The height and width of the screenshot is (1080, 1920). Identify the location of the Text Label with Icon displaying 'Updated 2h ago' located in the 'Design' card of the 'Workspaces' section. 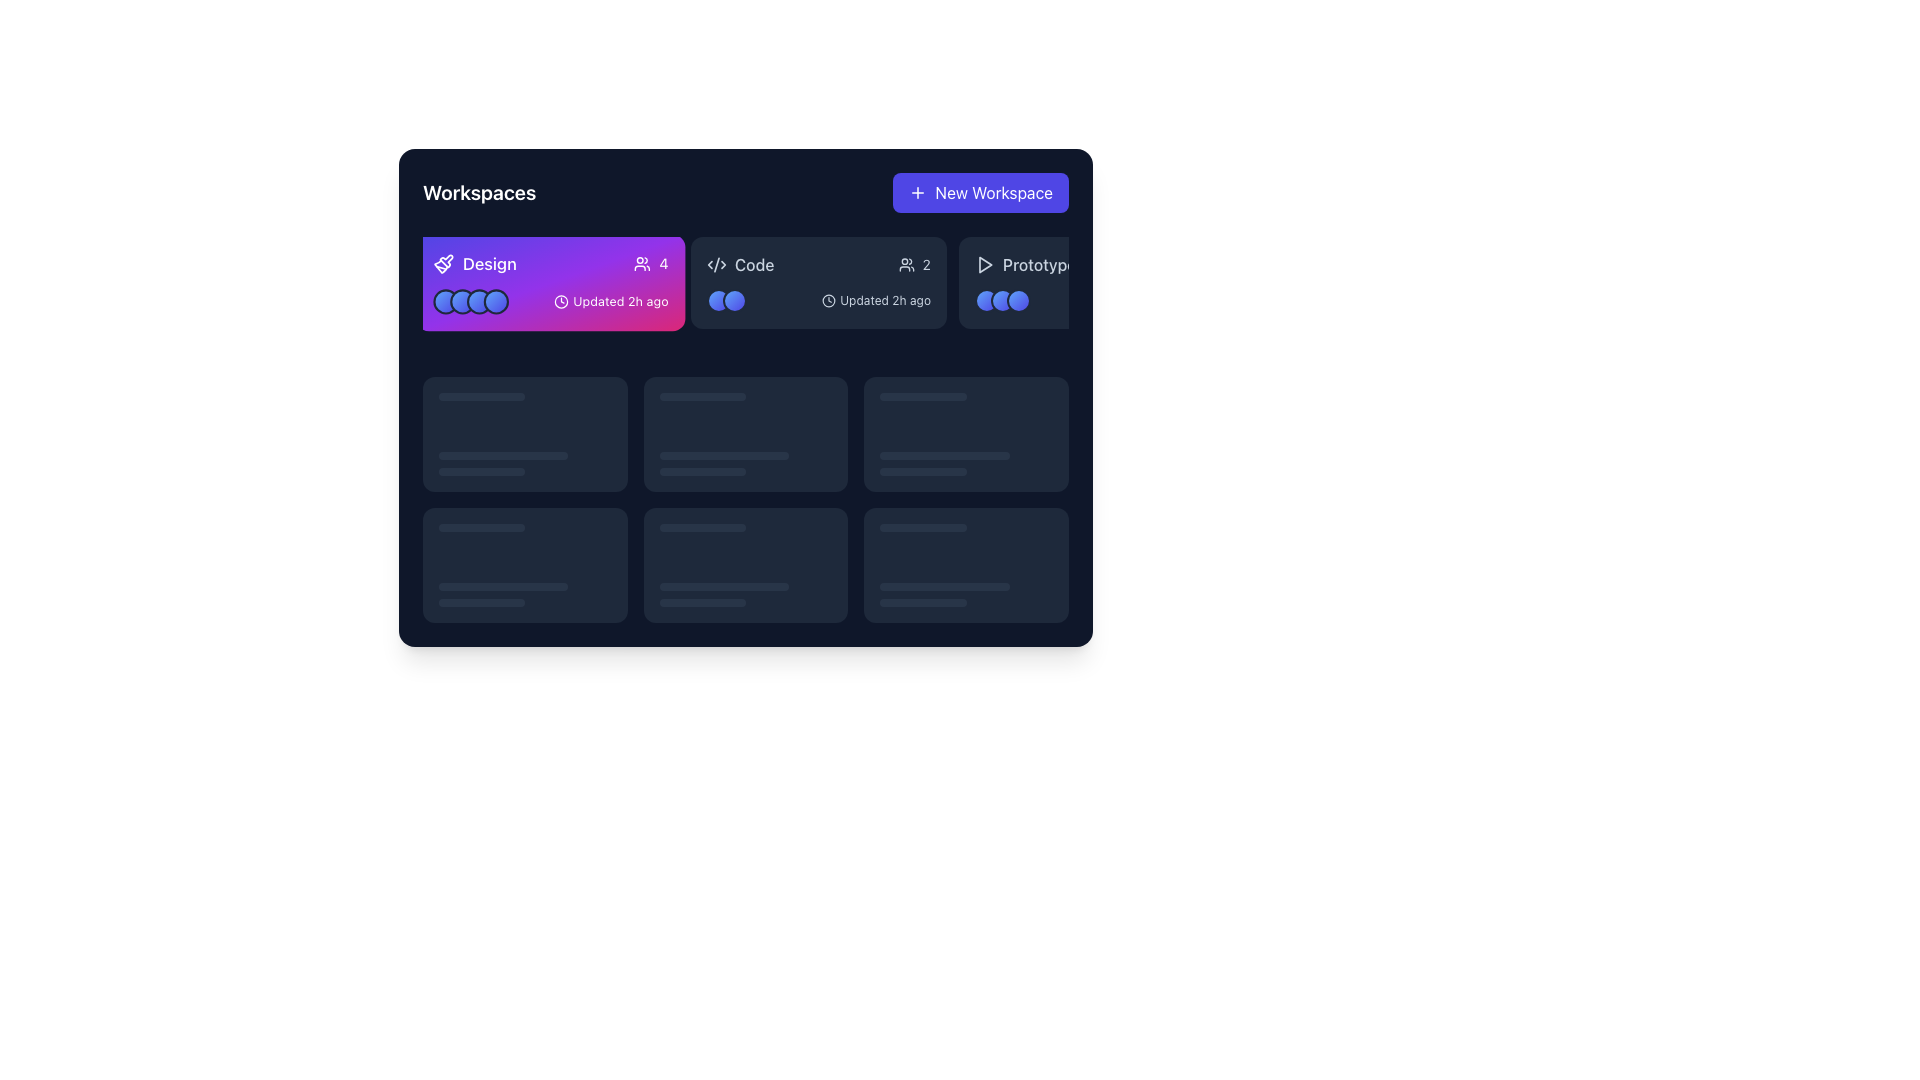
(610, 301).